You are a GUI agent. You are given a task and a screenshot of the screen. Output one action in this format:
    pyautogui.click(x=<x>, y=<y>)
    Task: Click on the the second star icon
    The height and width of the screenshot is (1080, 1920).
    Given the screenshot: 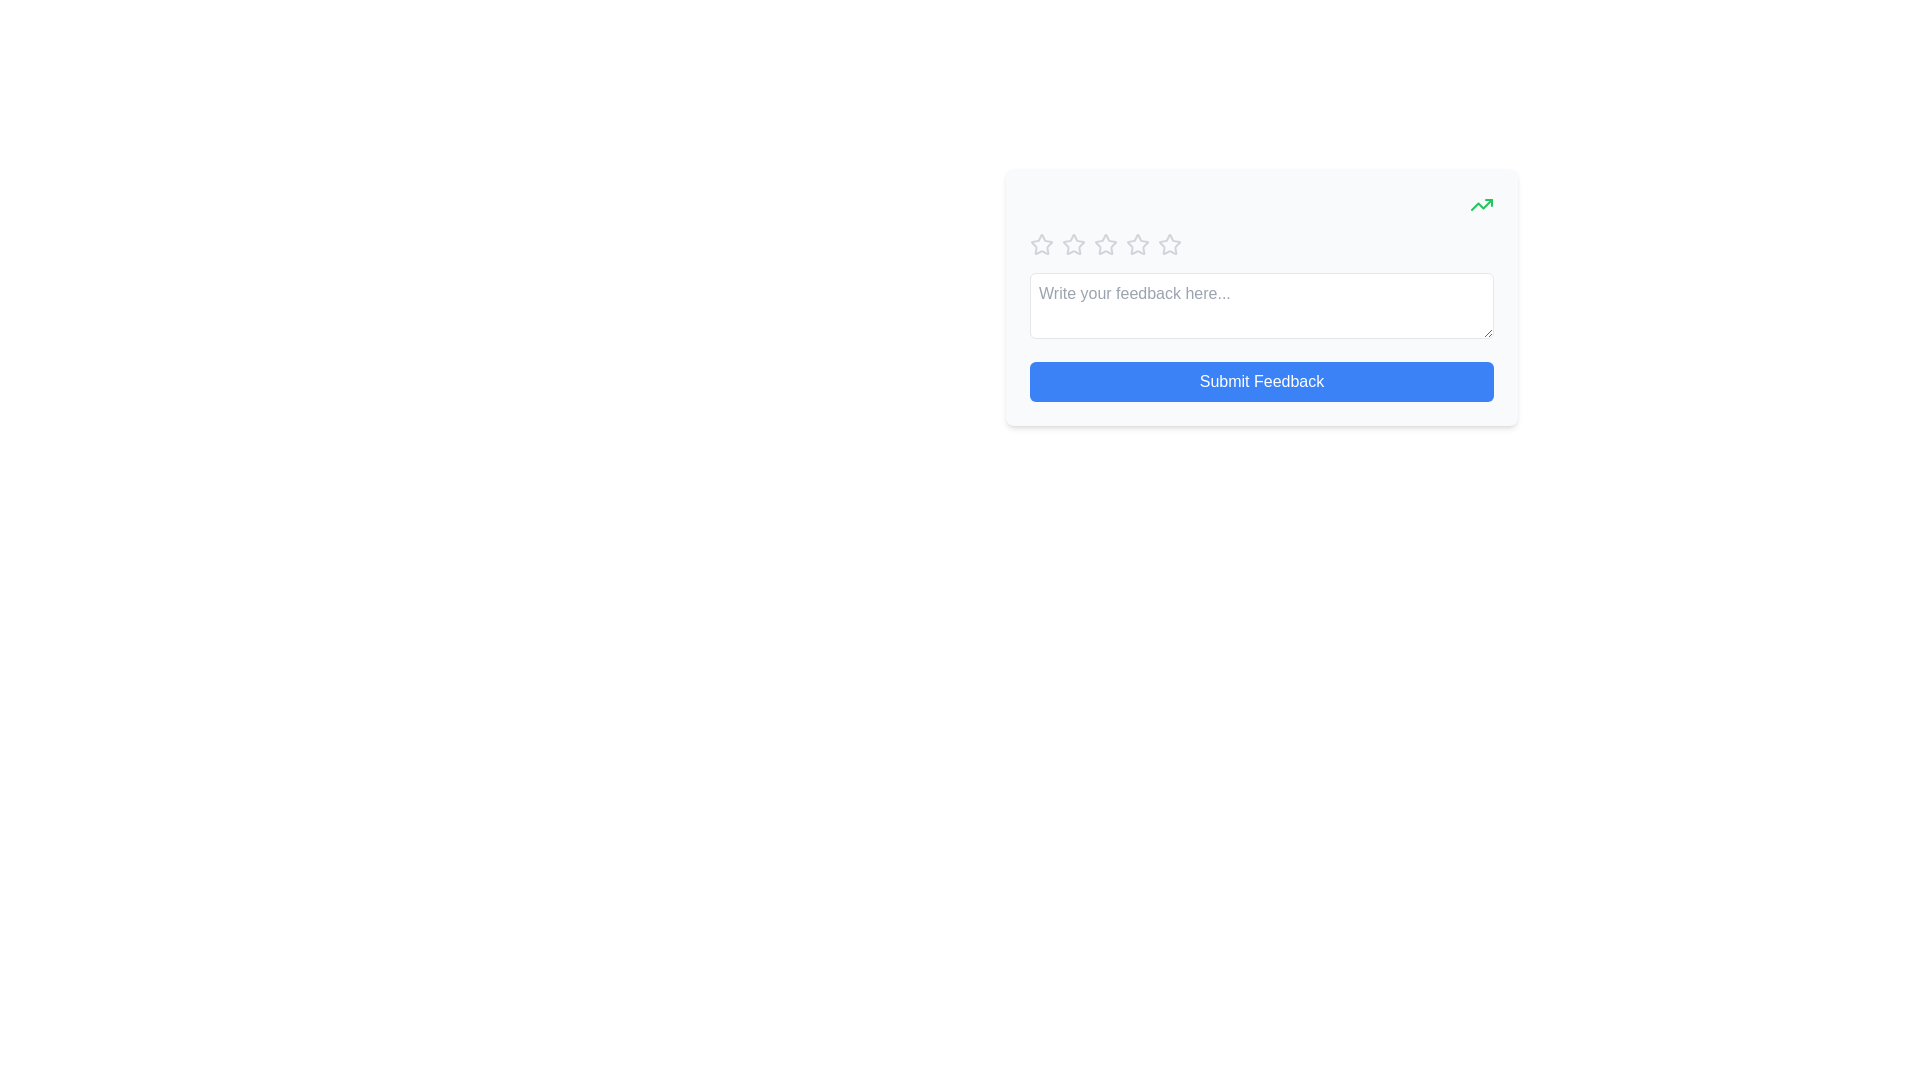 What is the action you would take?
    pyautogui.click(x=1073, y=244)
    